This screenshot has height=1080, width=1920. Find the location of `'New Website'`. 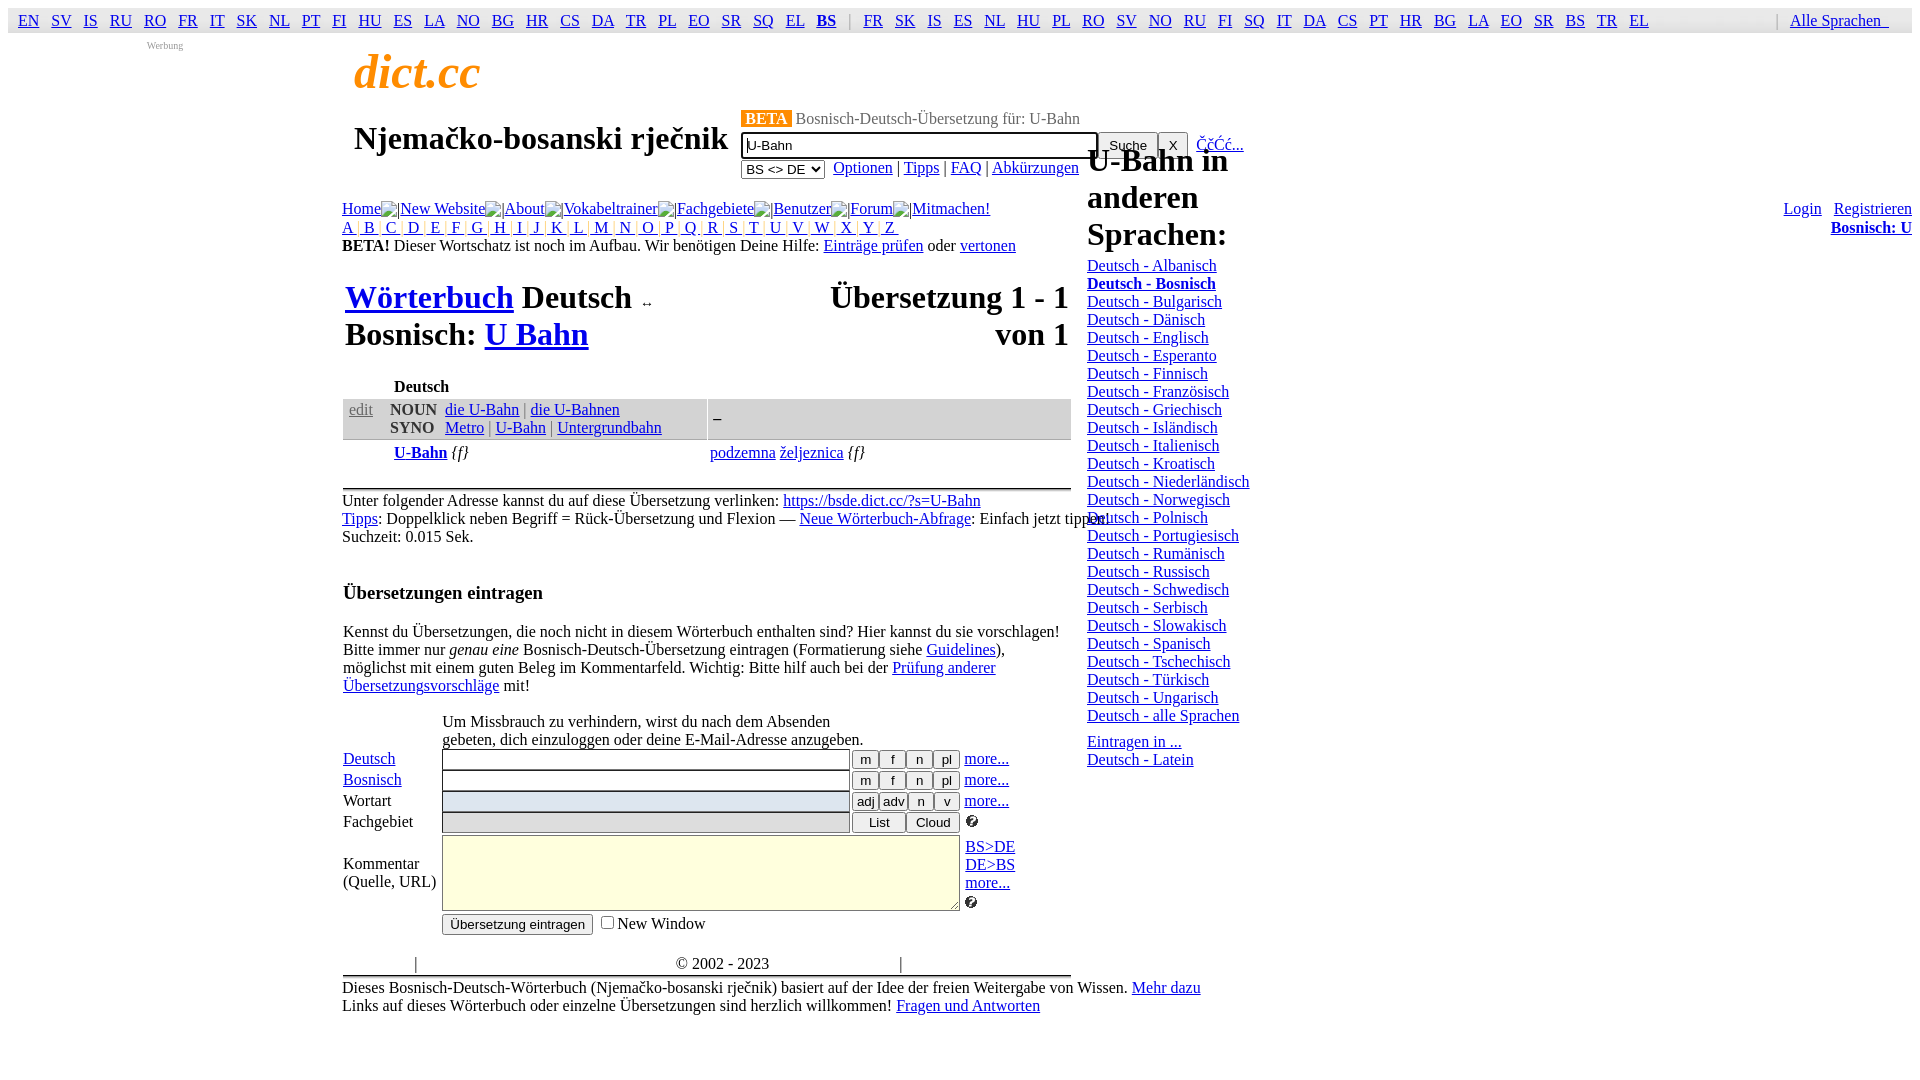

'New Website' is located at coordinates (441, 208).